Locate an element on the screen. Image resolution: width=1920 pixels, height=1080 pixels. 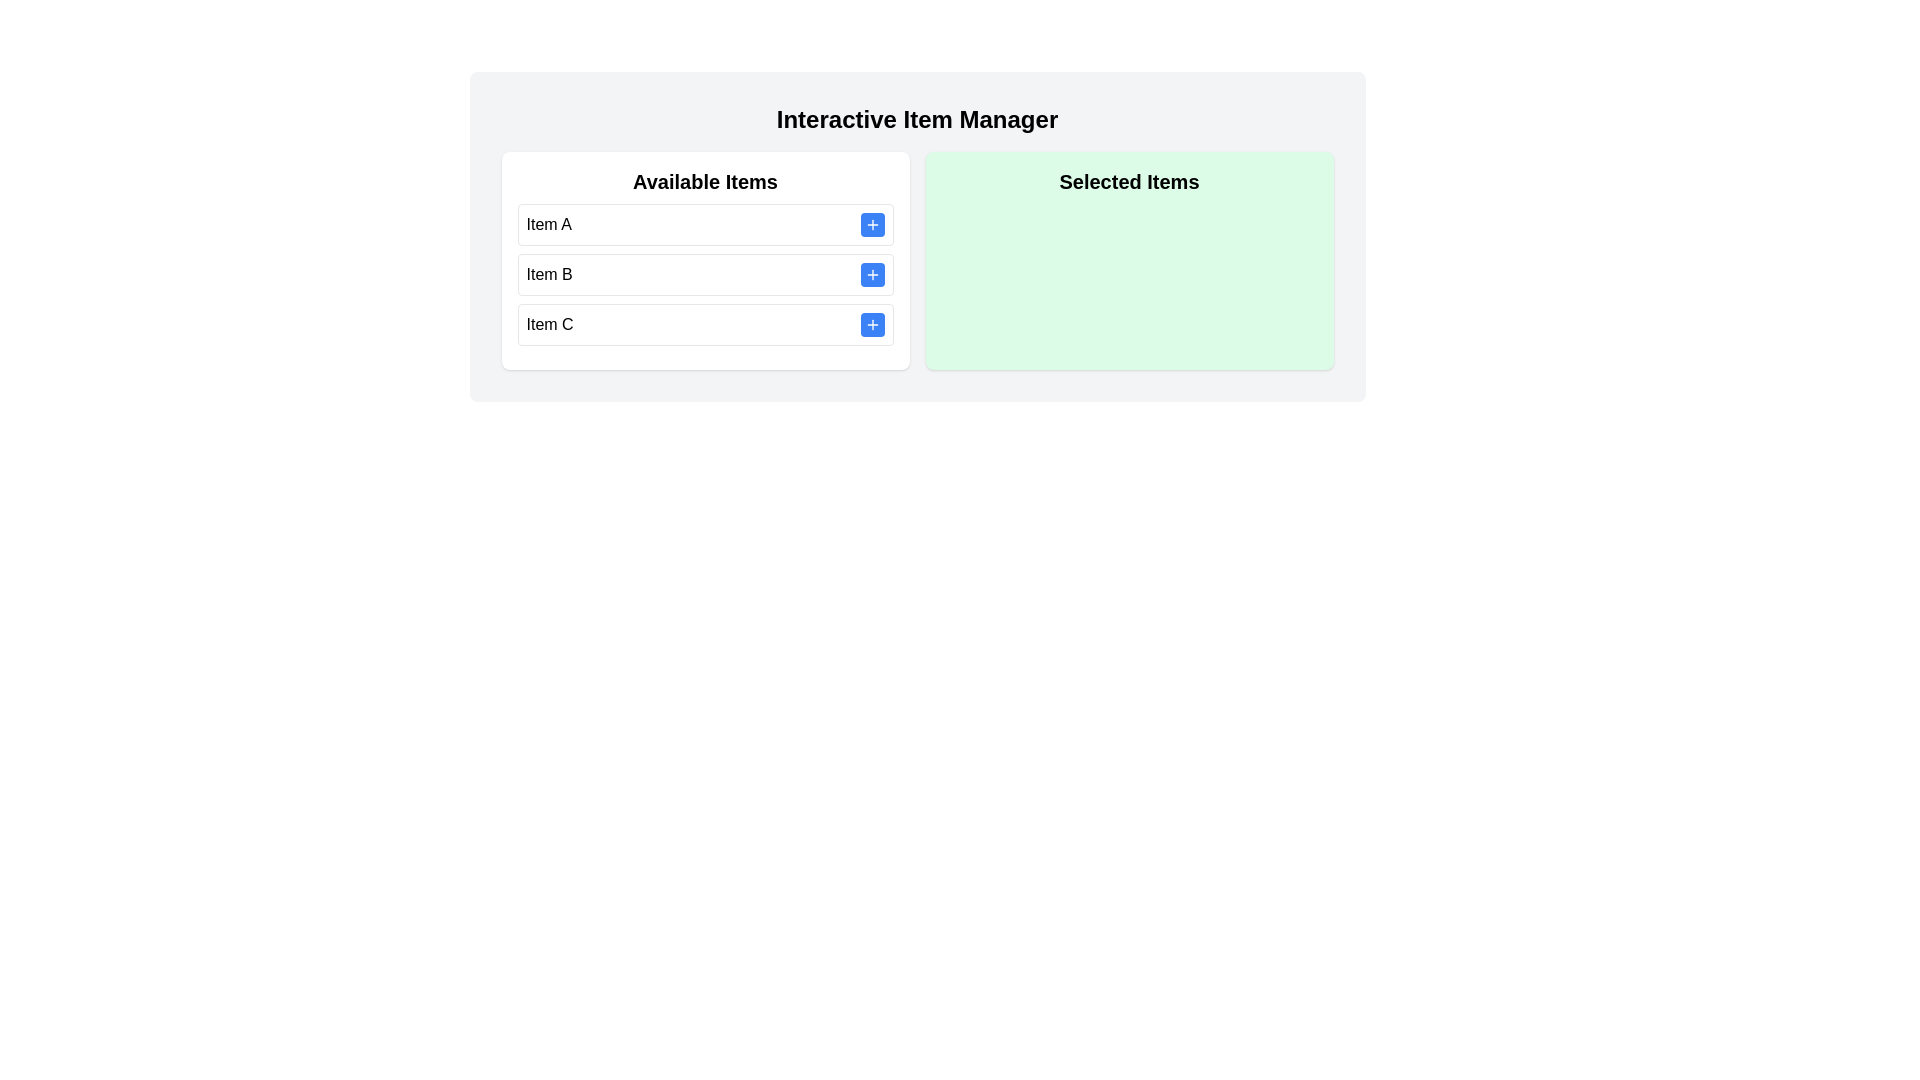
the 'Item C' list item for keyboard interaction by targeting its center point is located at coordinates (705, 323).